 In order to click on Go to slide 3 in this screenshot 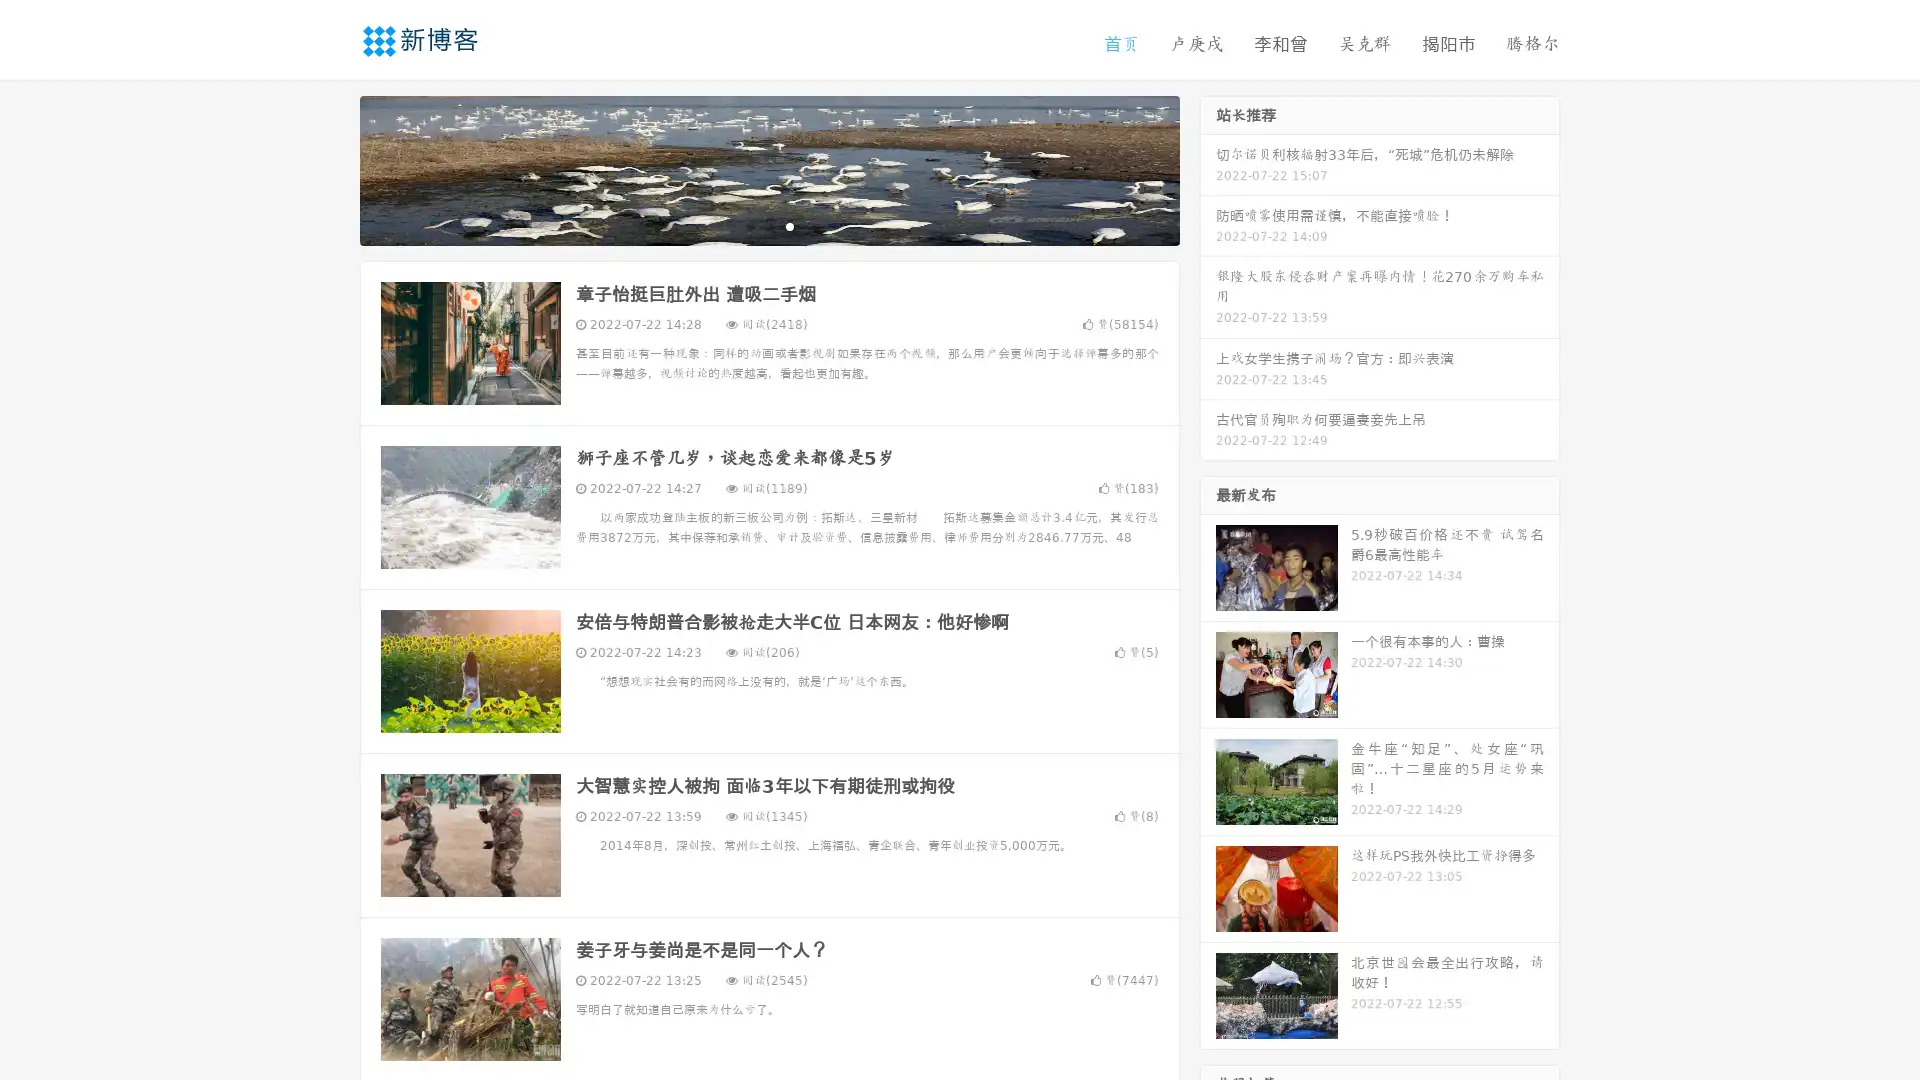, I will do `click(789, 225)`.